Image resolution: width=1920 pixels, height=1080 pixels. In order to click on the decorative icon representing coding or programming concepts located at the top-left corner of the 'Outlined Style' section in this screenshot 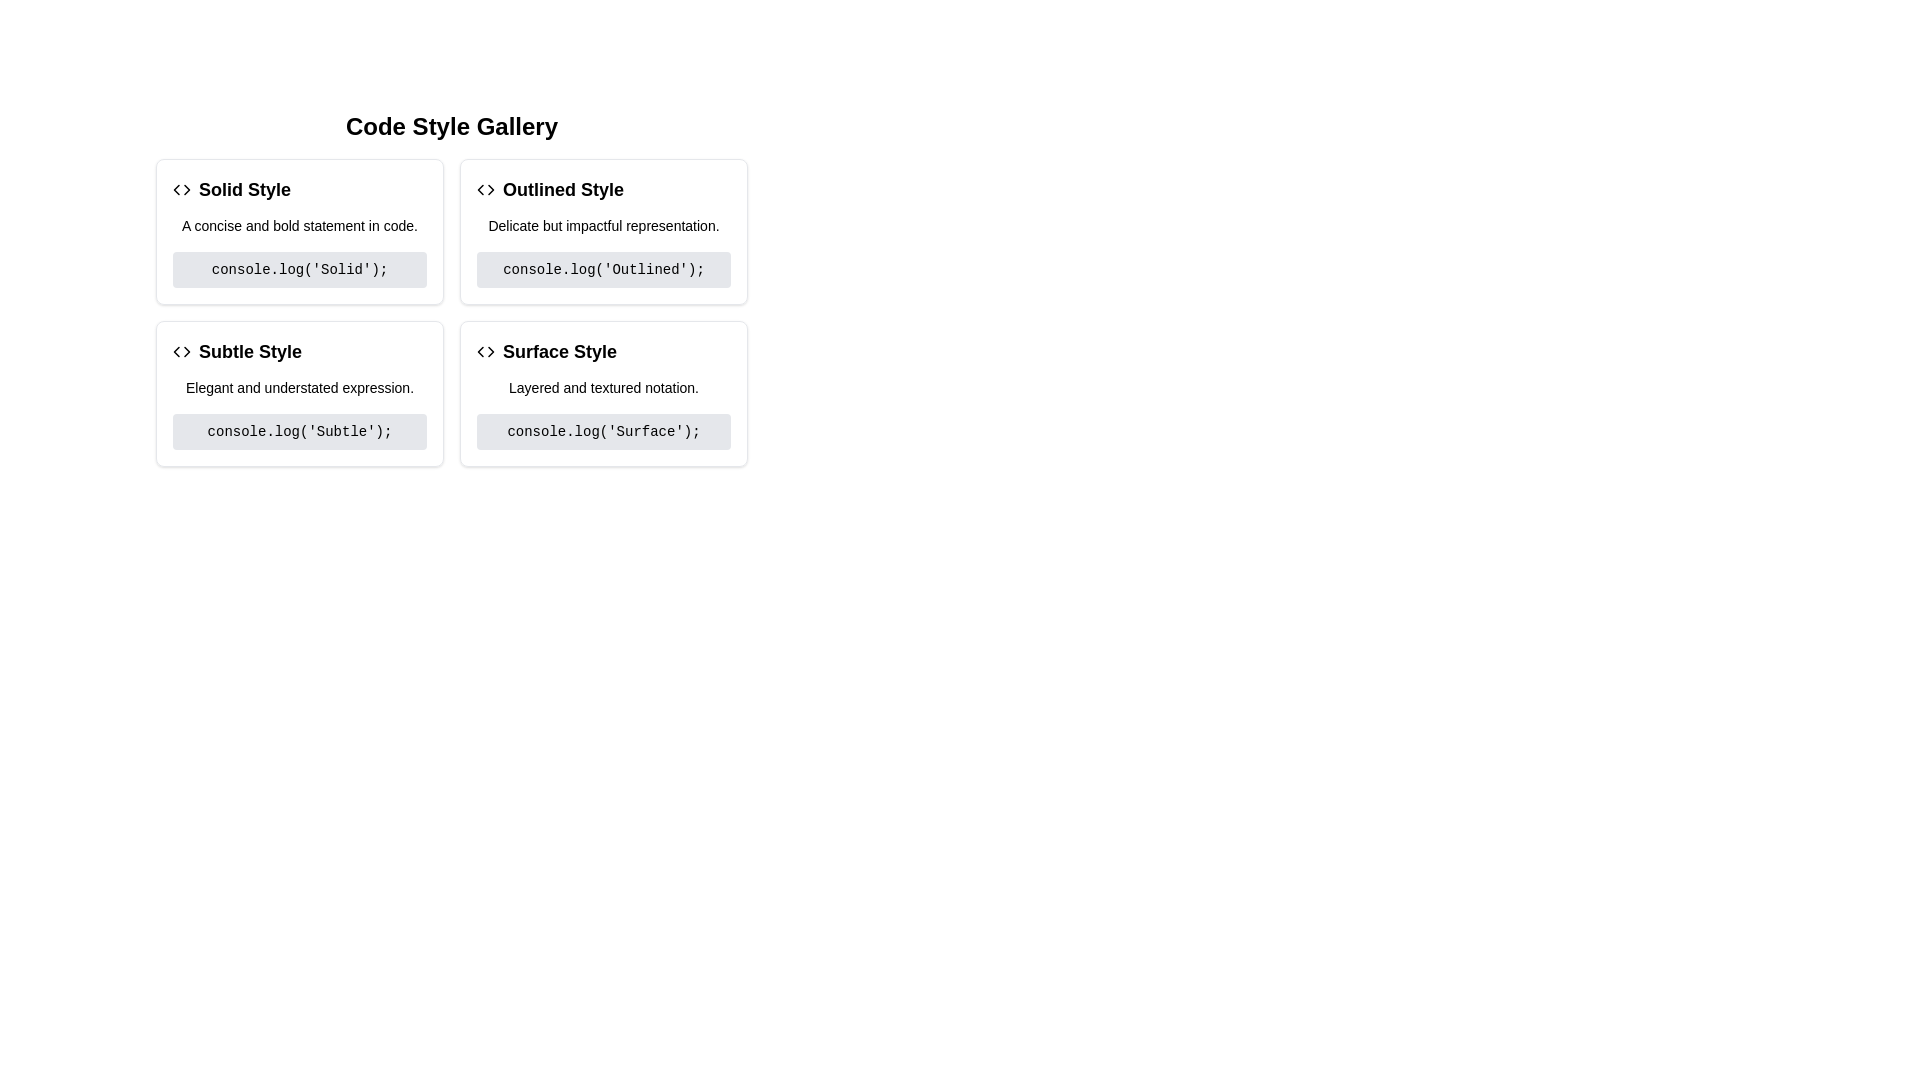, I will do `click(485, 189)`.